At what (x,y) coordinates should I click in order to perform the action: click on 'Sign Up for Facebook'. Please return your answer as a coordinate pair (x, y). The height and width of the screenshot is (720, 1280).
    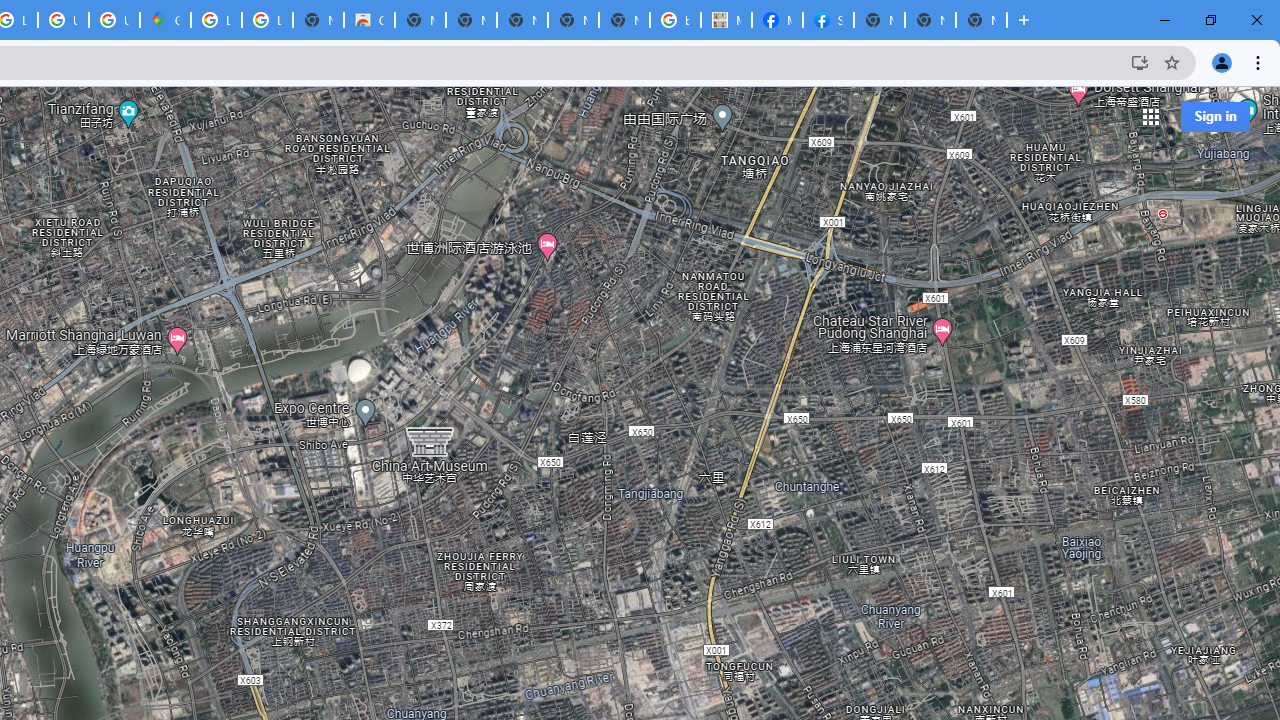
    Looking at the image, I should click on (828, 20).